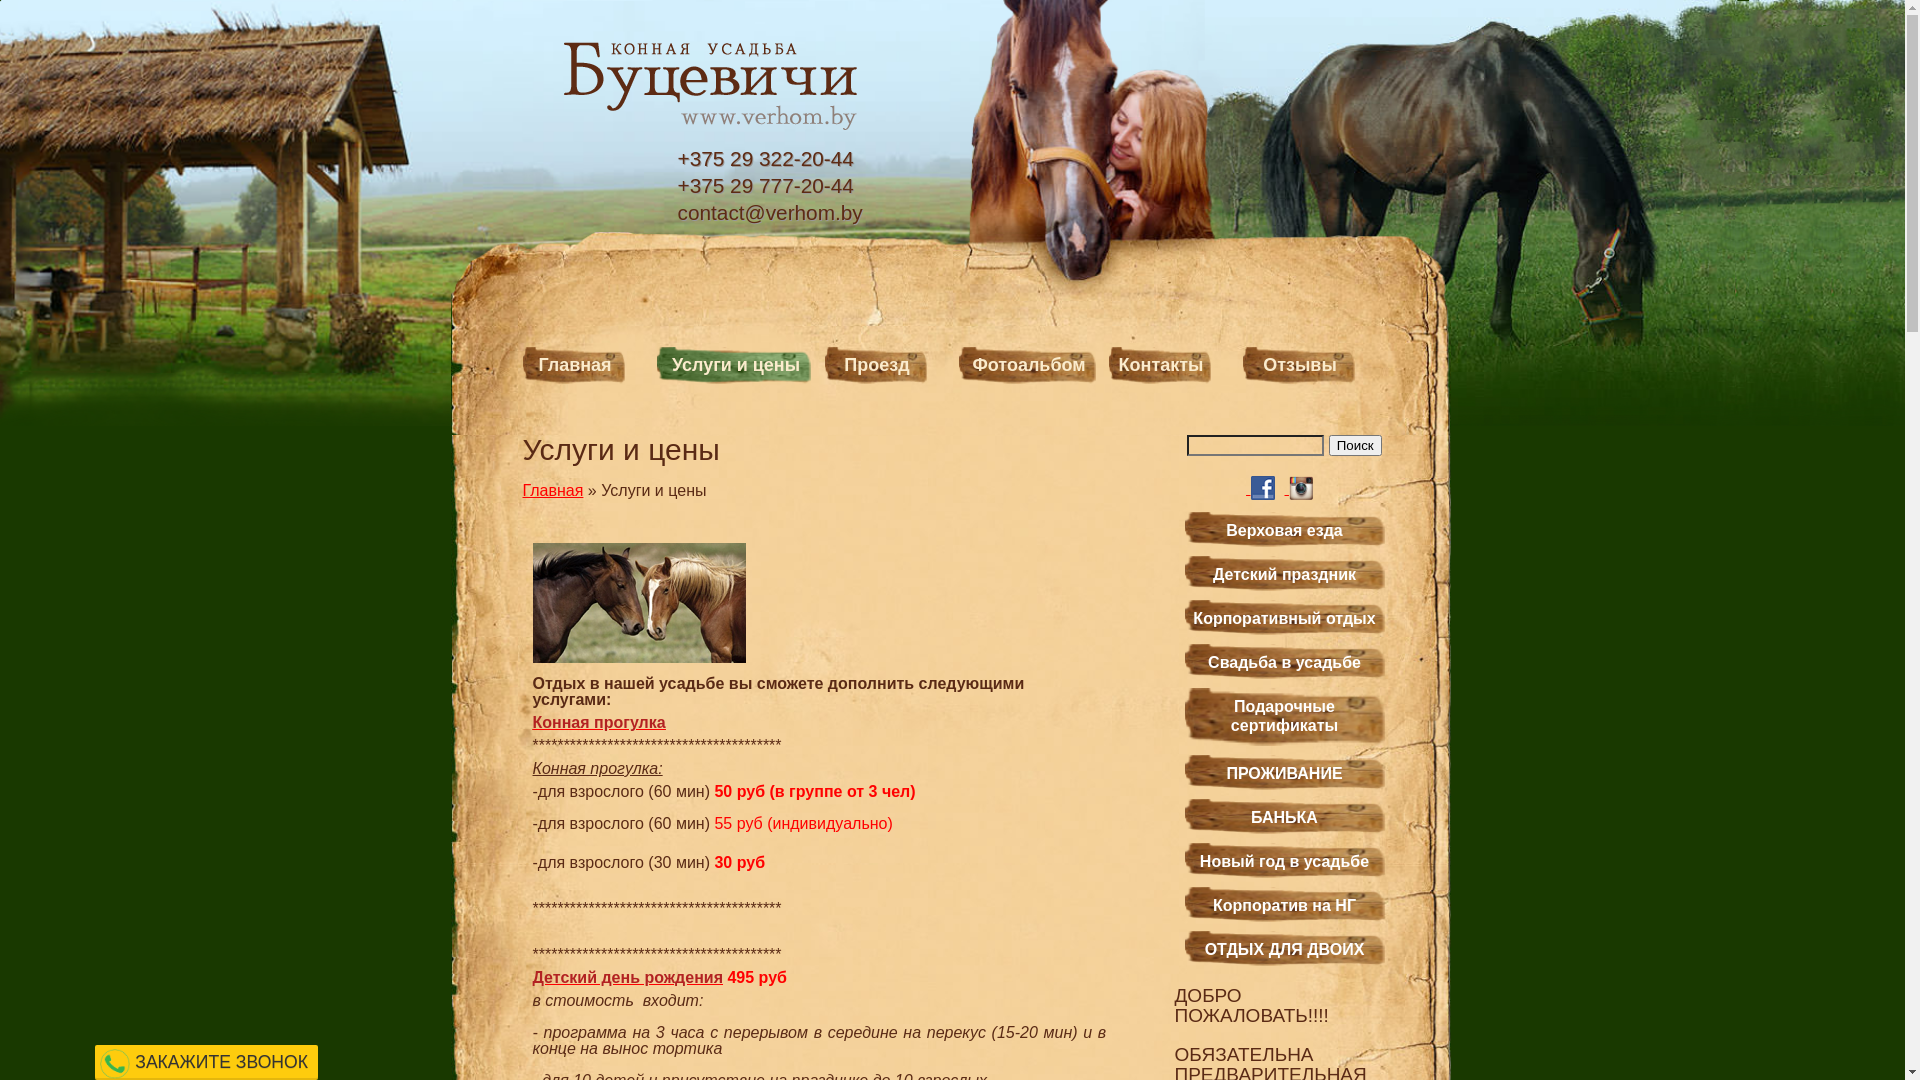  Describe the element at coordinates (677, 157) in the screenshot. I see `'+375 29 322-20-44'` at that location.